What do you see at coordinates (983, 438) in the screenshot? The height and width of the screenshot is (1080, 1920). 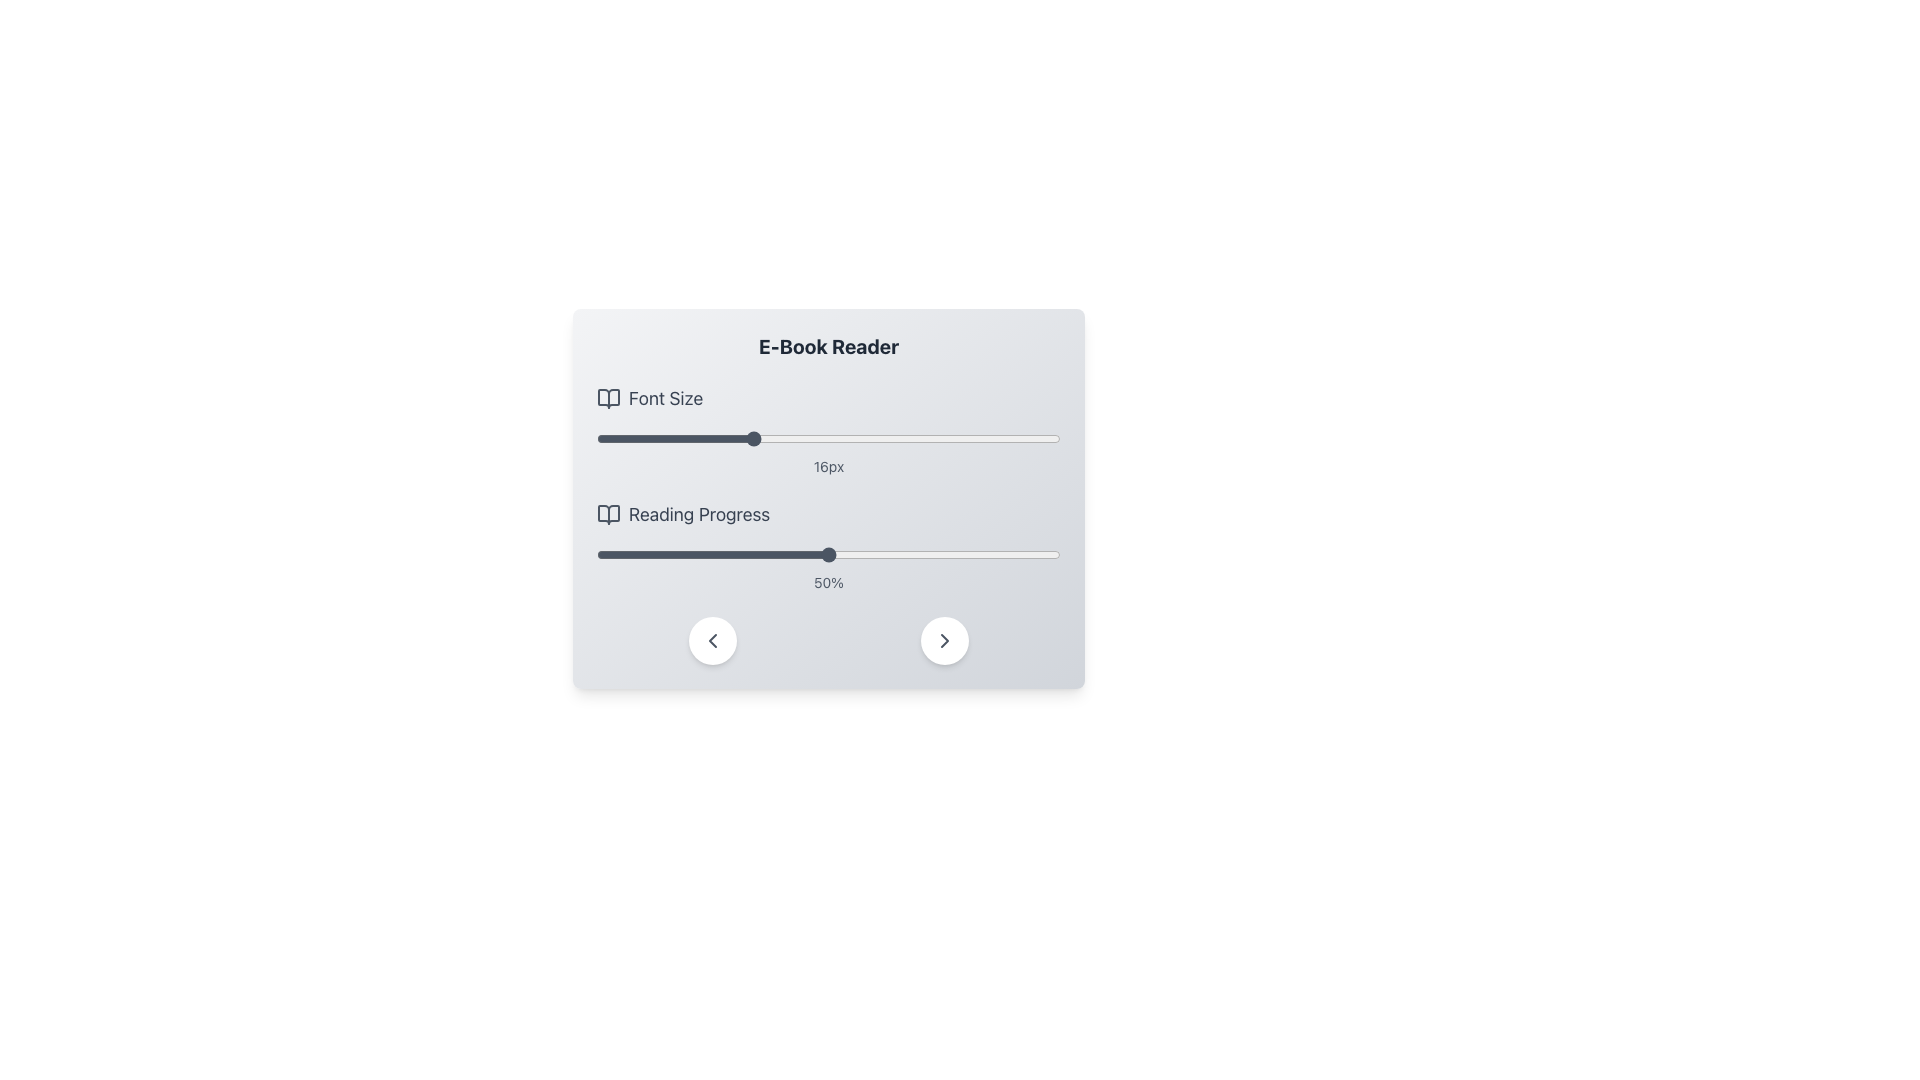 I see `the font size` at bounding box center [983, 438].